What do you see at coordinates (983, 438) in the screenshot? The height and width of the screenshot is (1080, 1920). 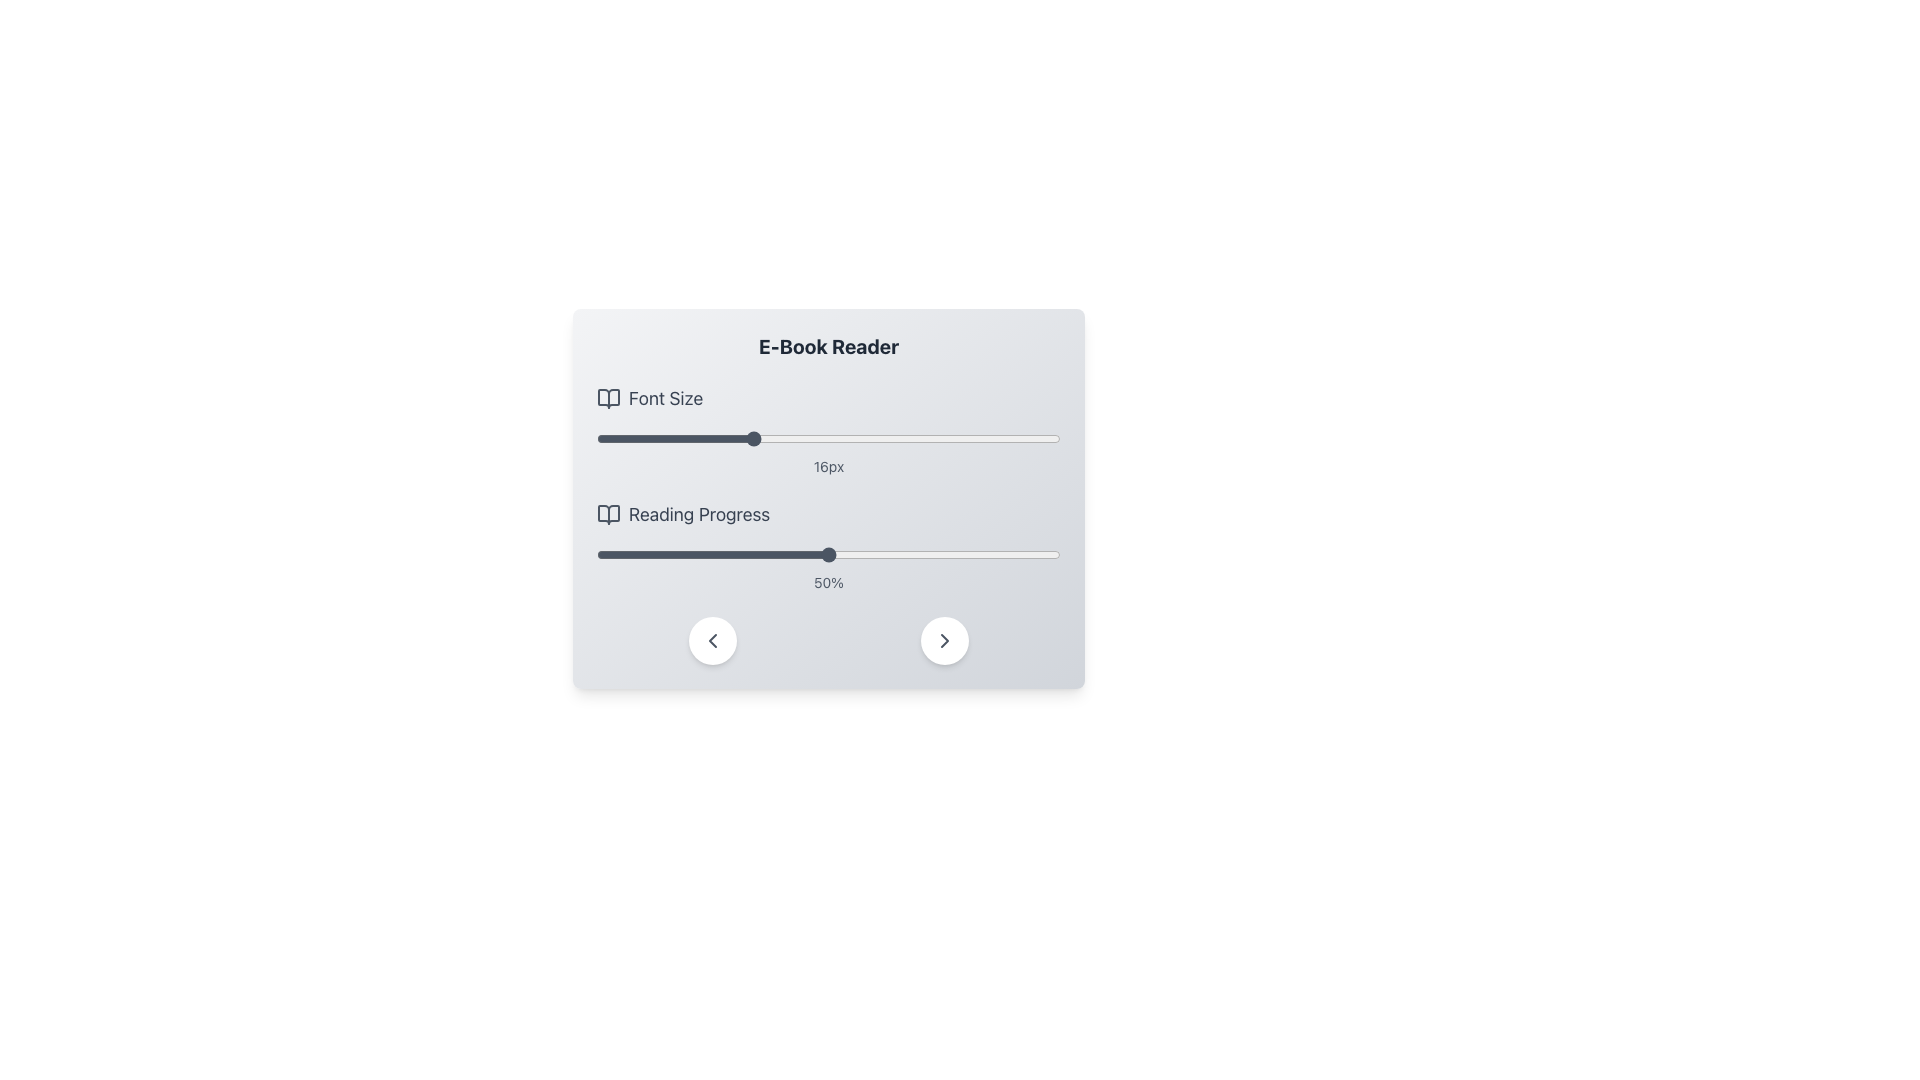 I see `the font size` at bounding box center [983, 438].